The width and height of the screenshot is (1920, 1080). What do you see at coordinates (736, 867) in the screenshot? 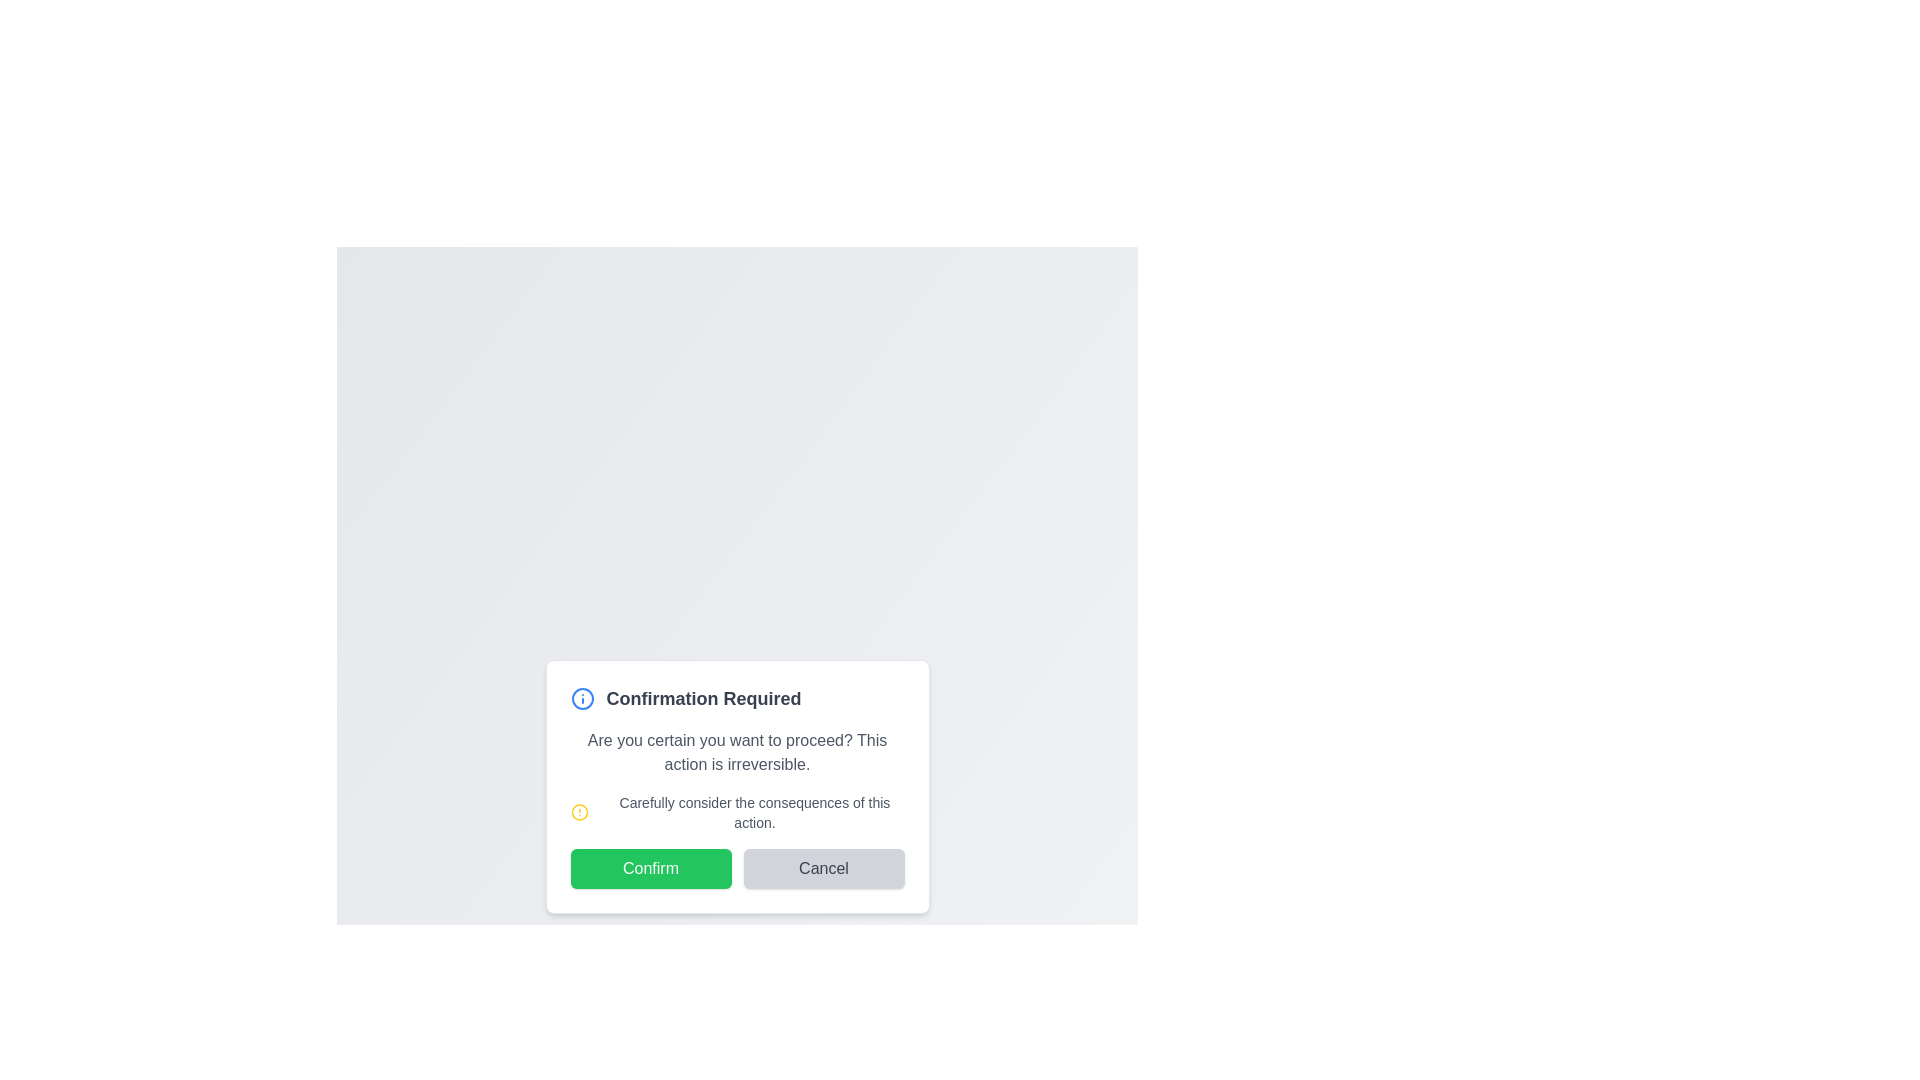
I see `the 'Confirm' button in the Button Group located at the bottom of the confirmation dialog box` at bounding box center [736, 867].